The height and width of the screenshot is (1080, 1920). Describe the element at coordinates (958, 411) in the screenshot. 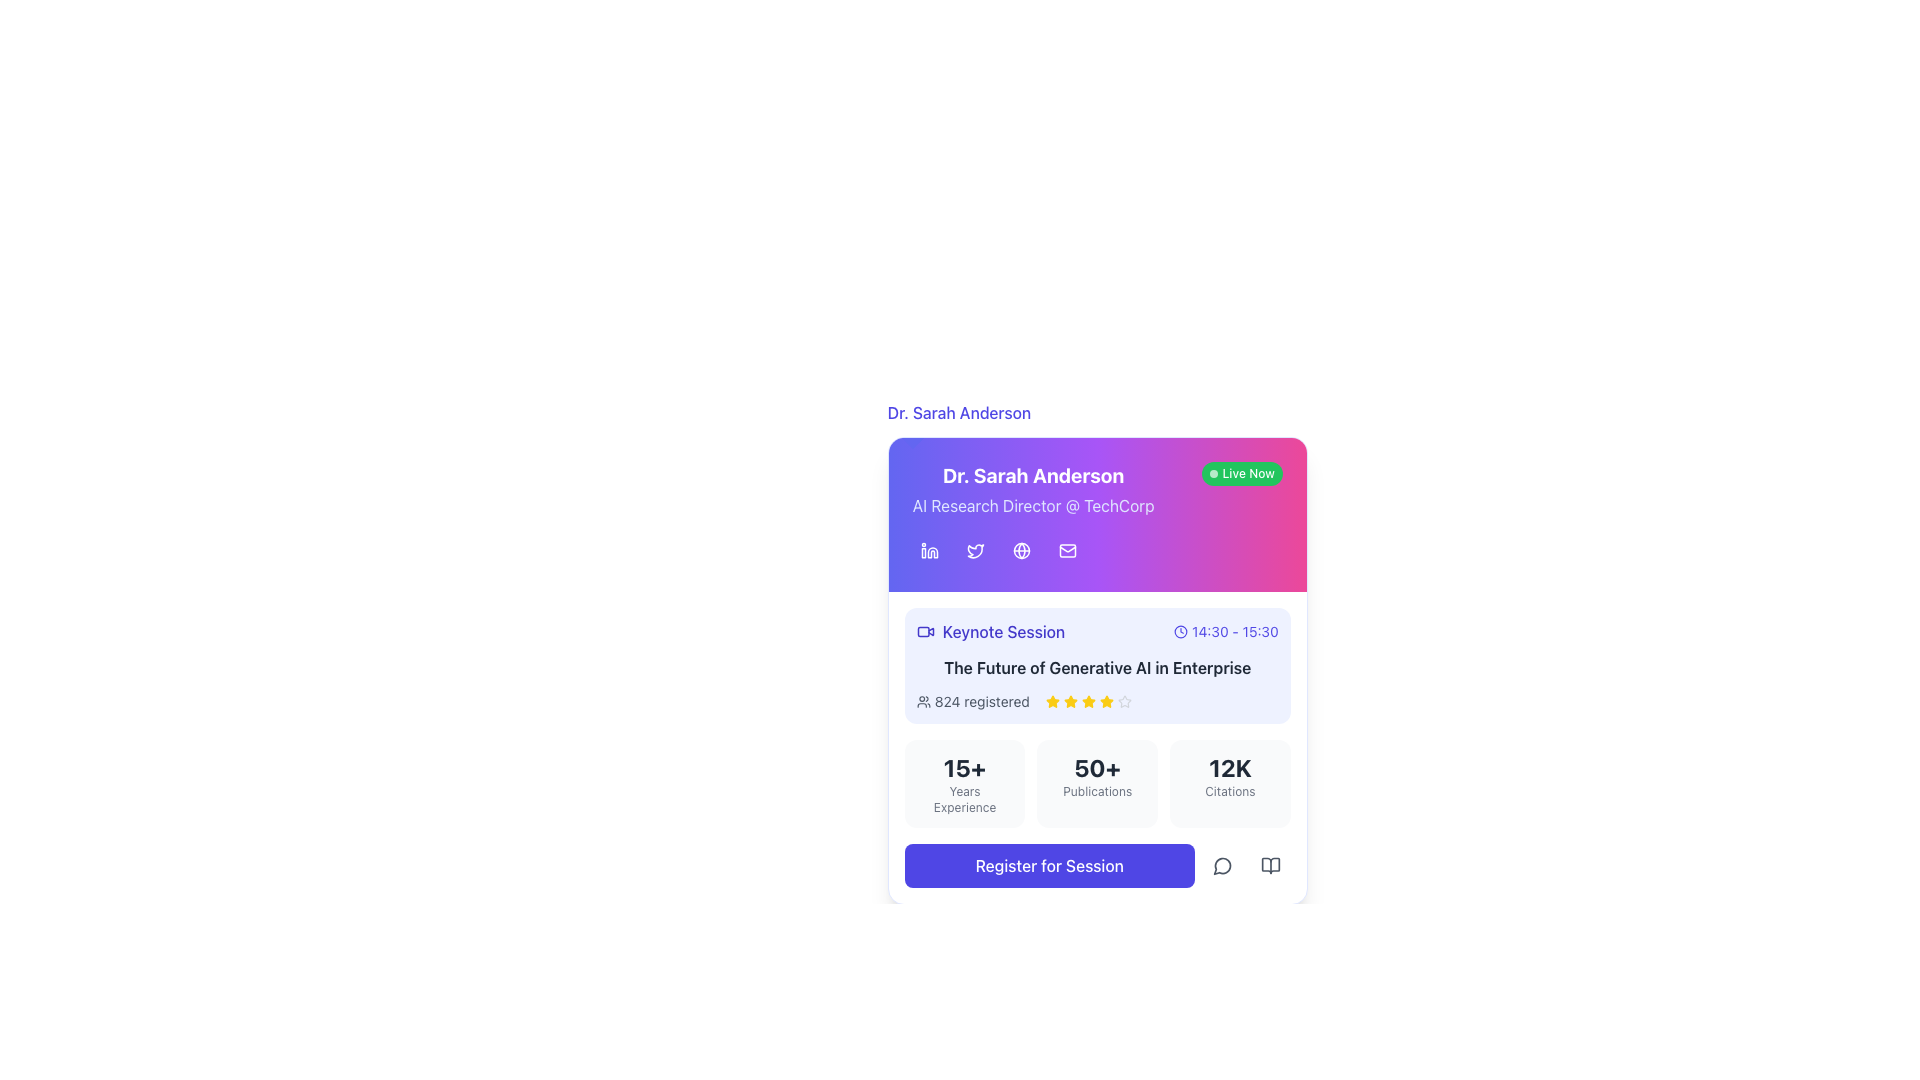

I see `the text label displaying 'Dr. Sarah Anderson' styled in blue, centrally aligned above the colored information card` at that location.